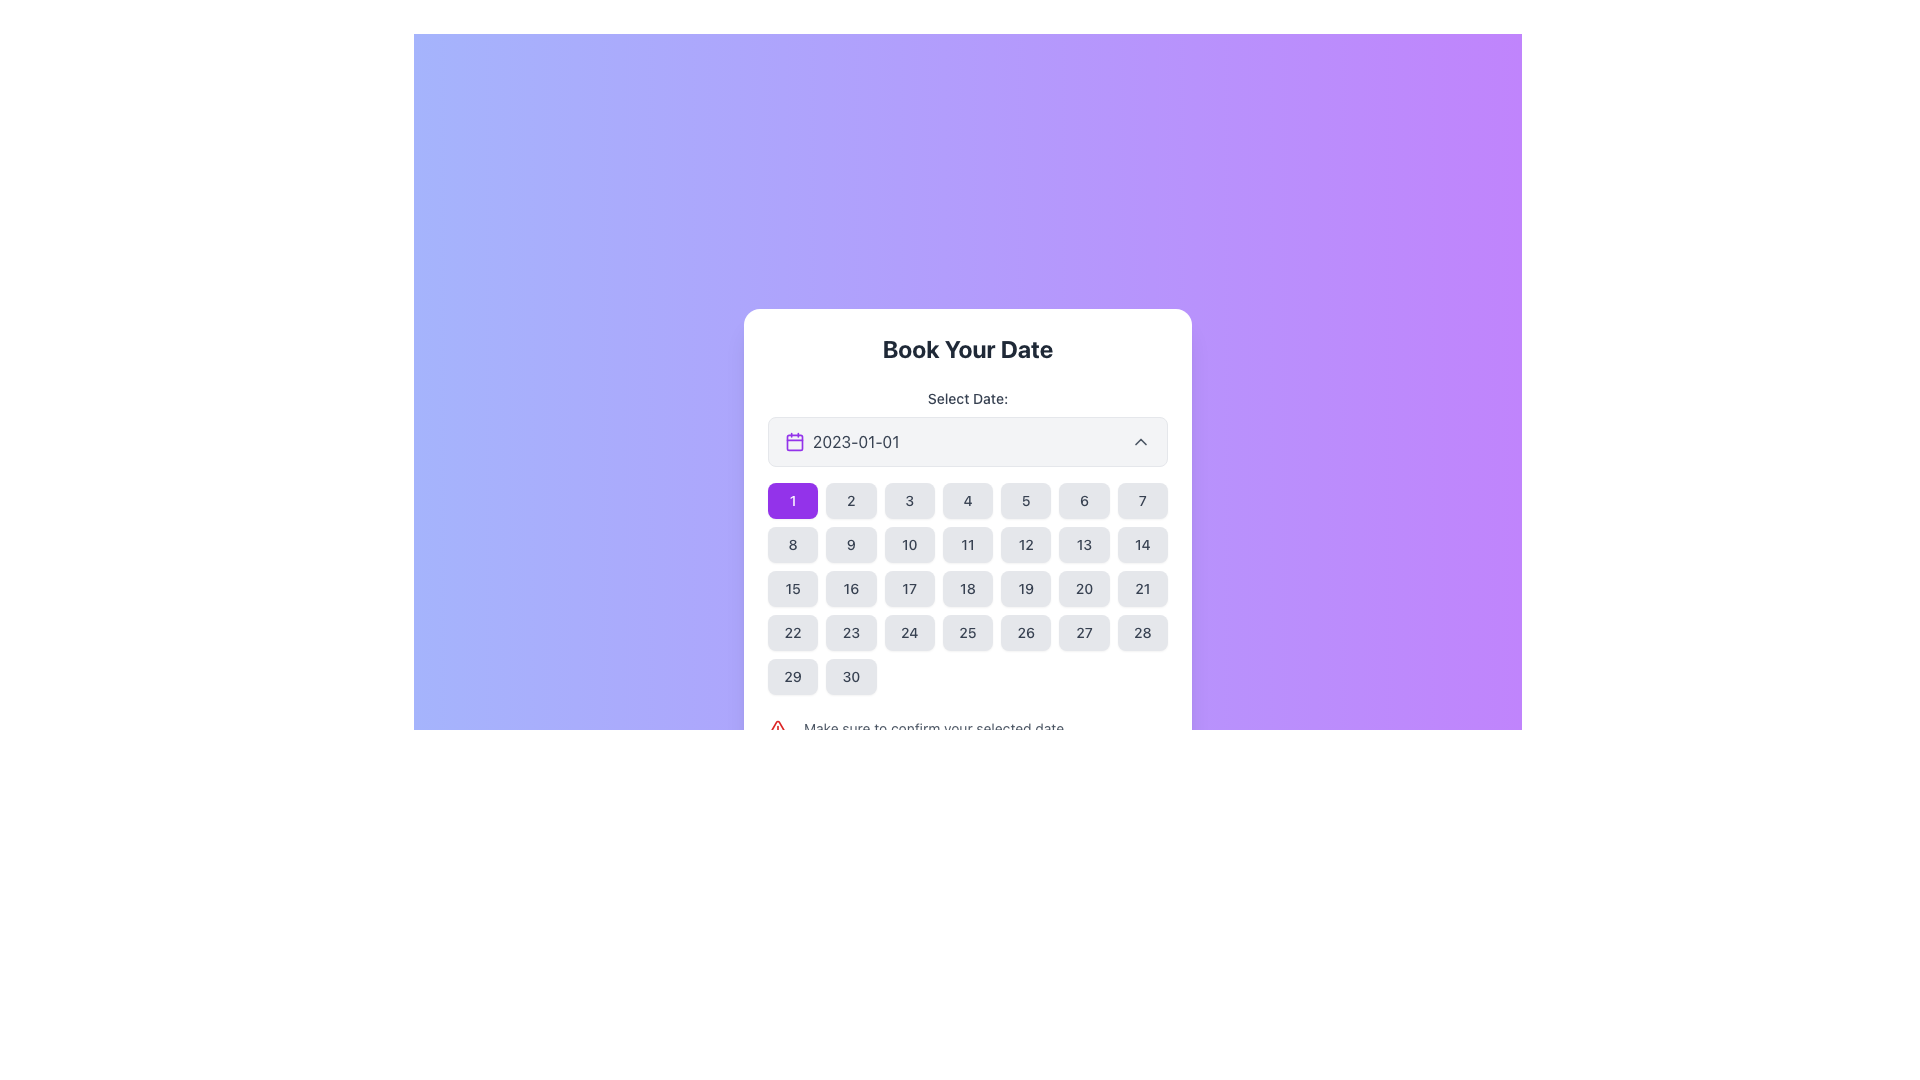 The width and height of the screenshot is (1920, 1080). I want to click on the selectable date button representing the date '27' in the calendar grid under the 'Book Your Date' heading, so click(1083, 632).